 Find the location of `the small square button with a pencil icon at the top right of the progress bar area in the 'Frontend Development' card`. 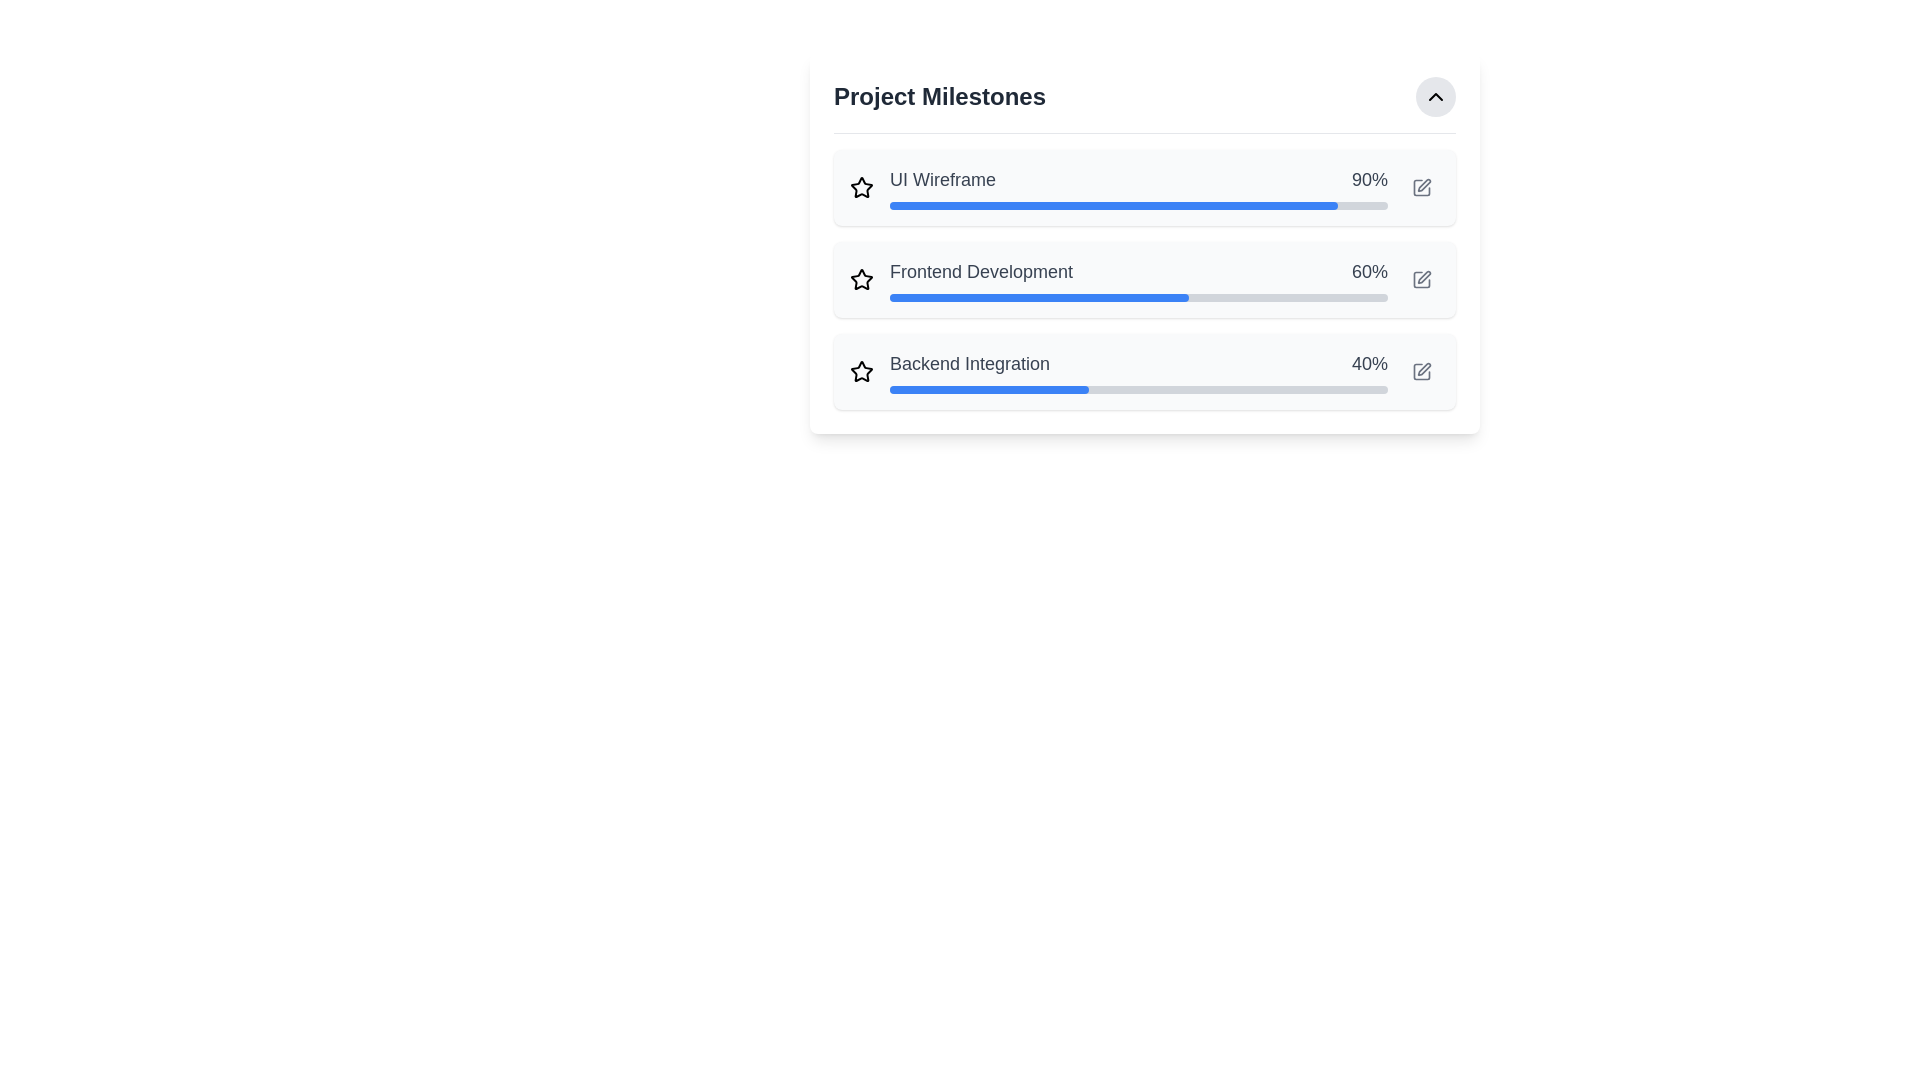

the small square button with a pencil icon at the top right of the progress bar area in the 'Frontend Development' card is located at coordinates (1420, 280).